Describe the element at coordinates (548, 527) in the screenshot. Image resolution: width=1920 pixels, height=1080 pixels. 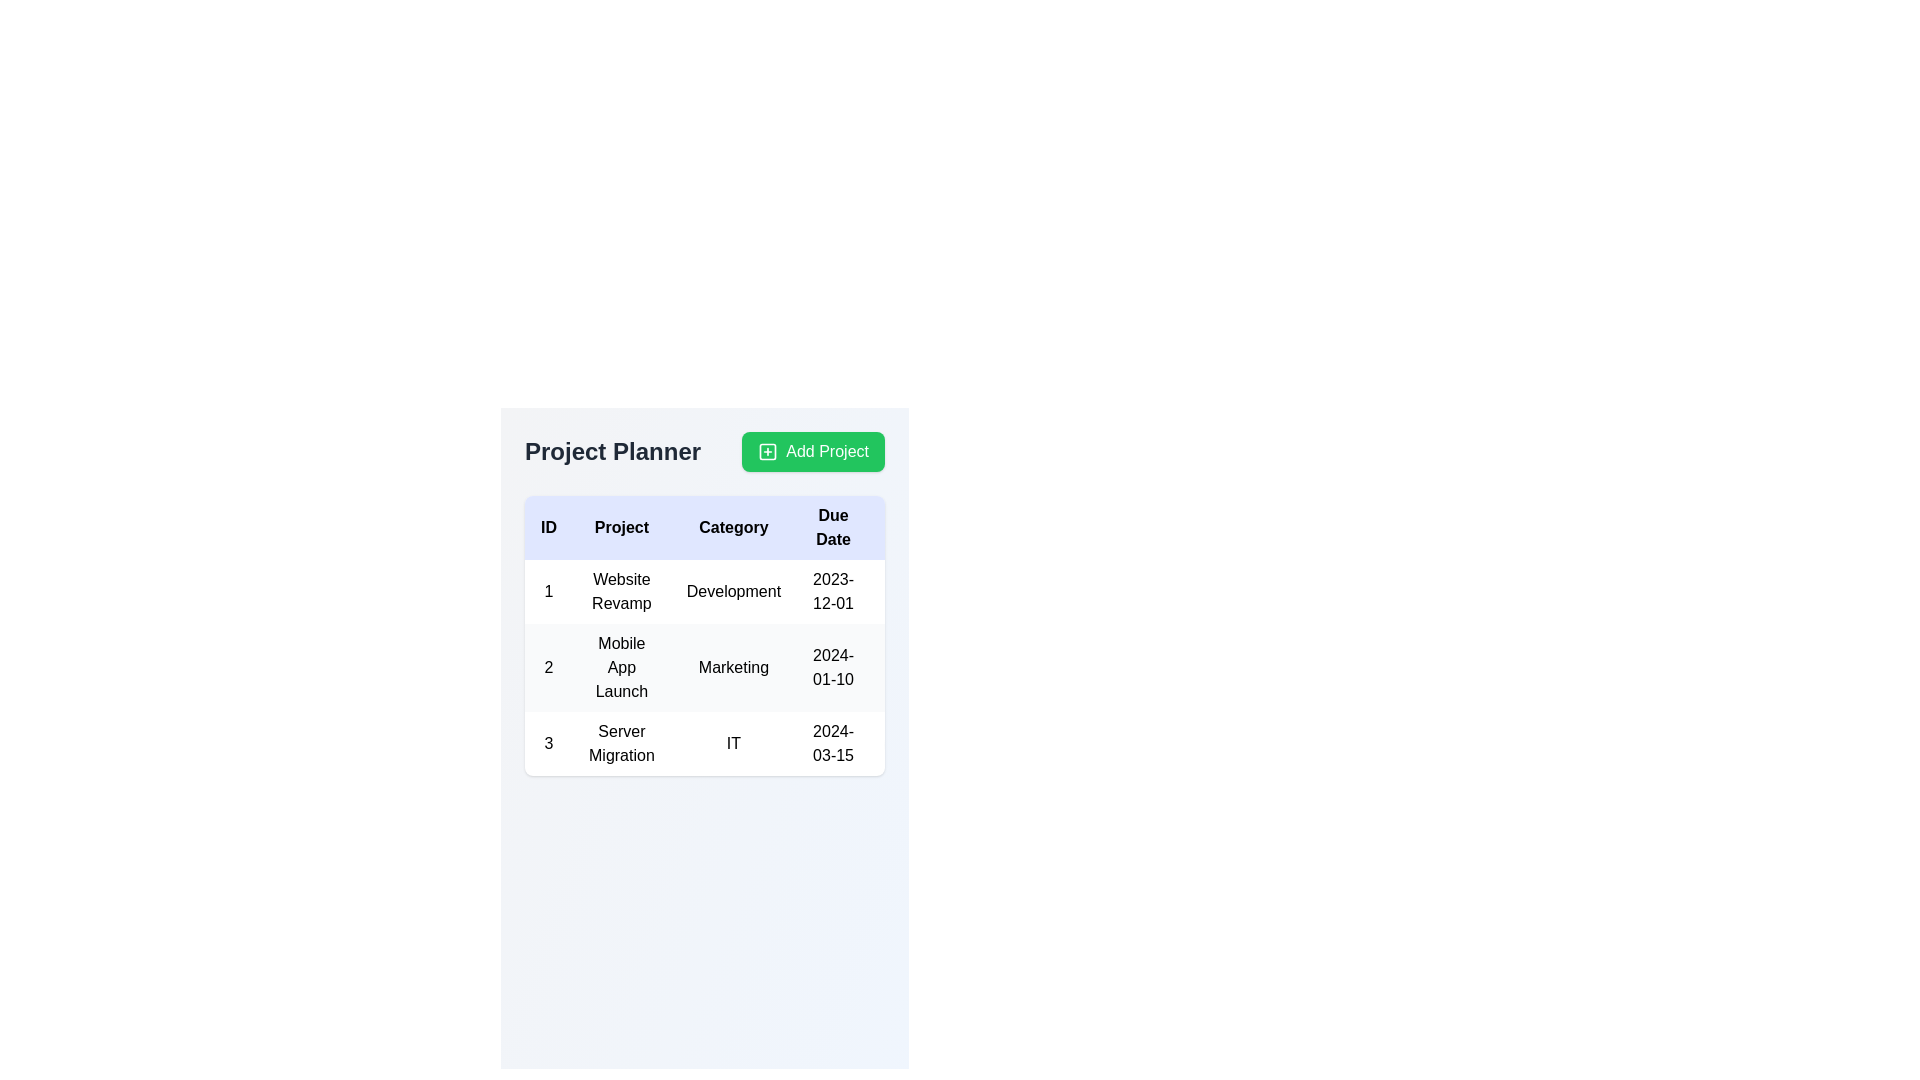
I see `Text label that serves as the header for the column containing IDs in the data table, located directly to the left of the 'Project' header` at that location.